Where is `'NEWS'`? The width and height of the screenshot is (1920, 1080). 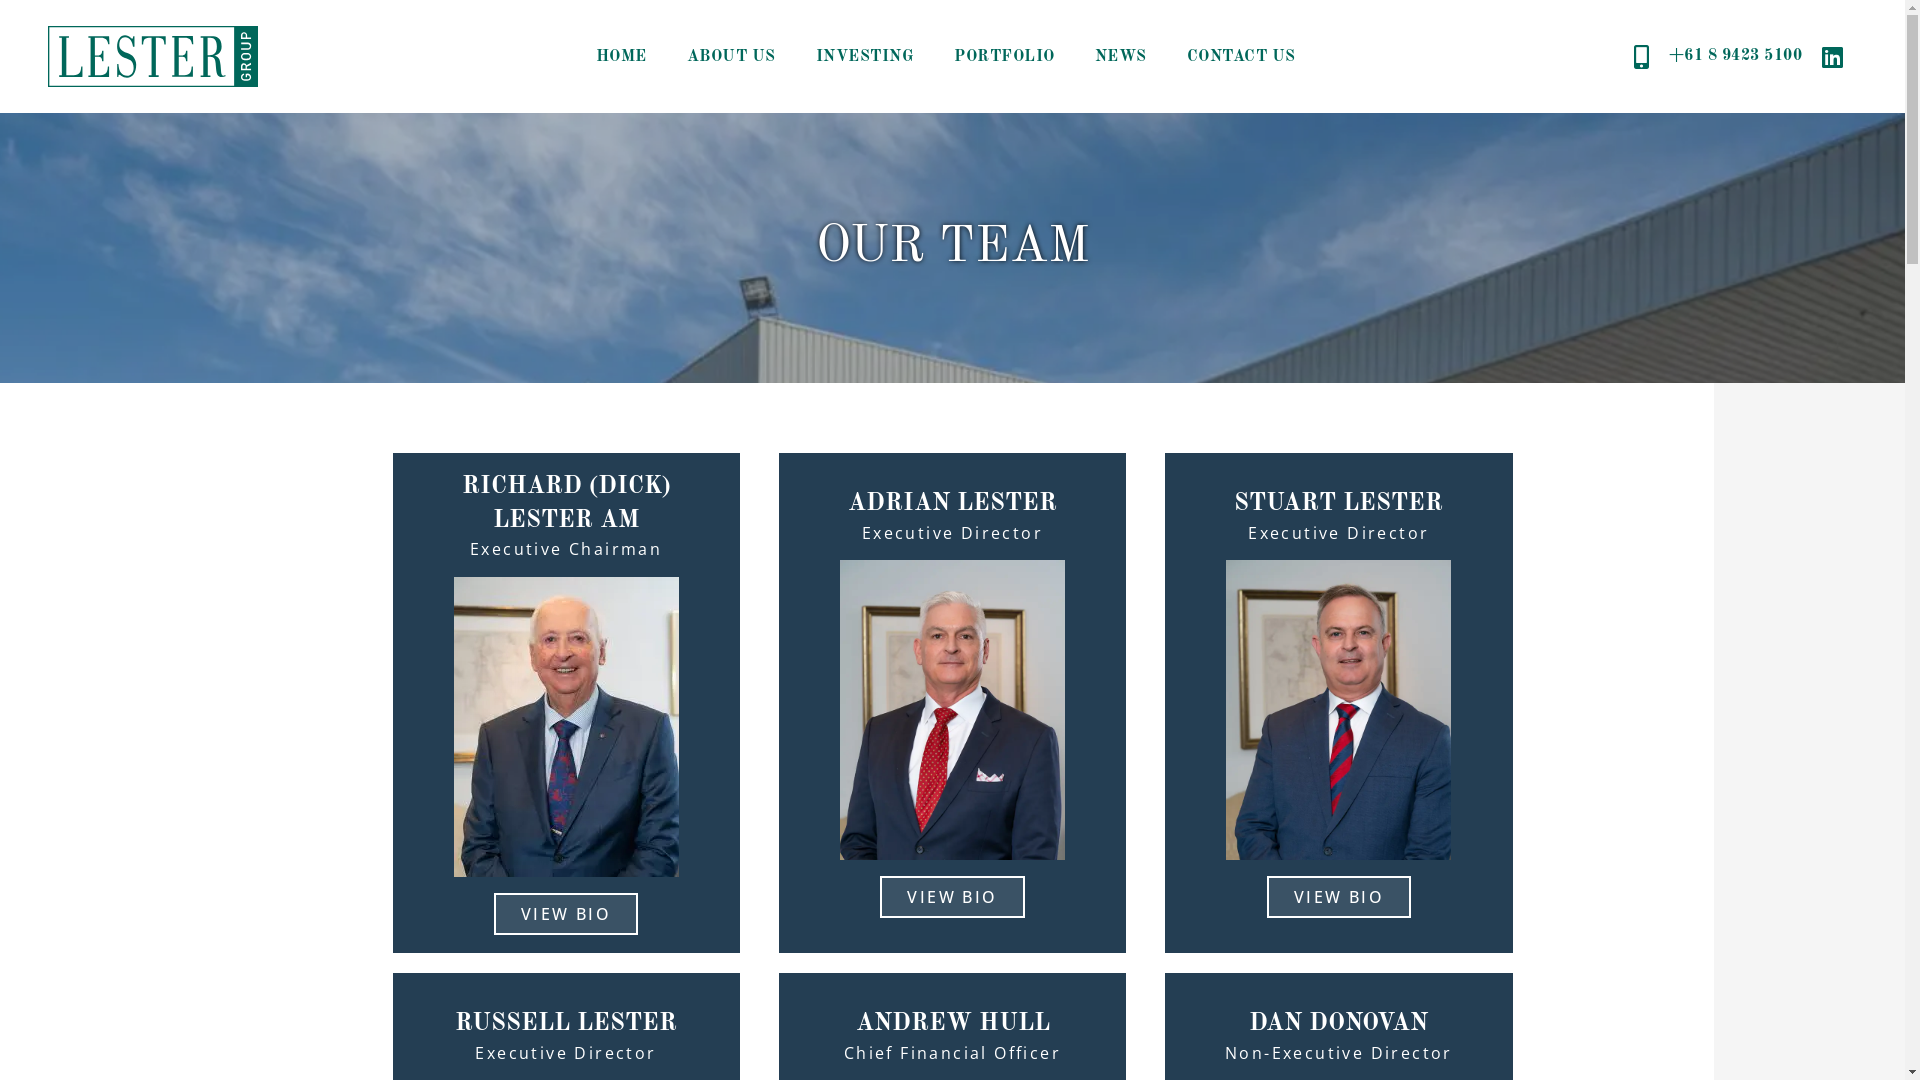
'NEWS' is located at coordinates (1121, 56).